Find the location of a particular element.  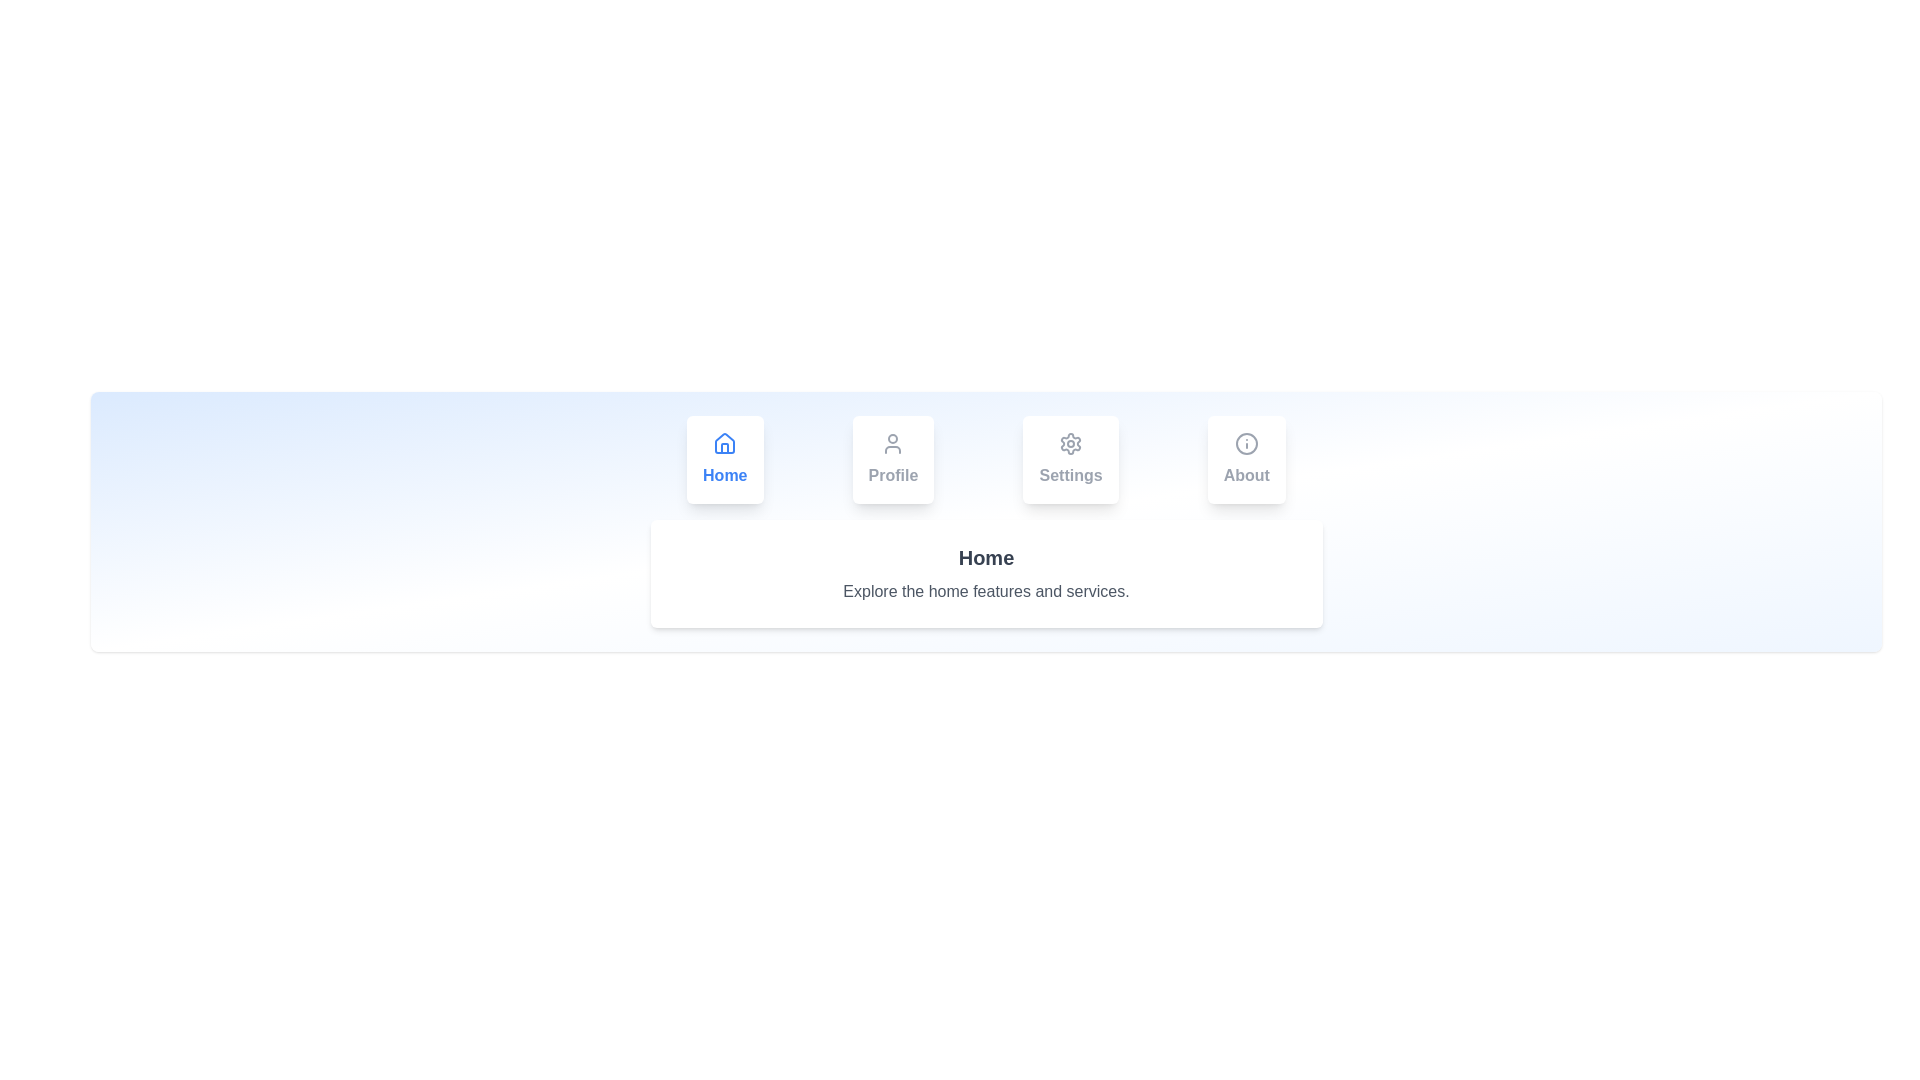

the About tab to switch content is located at coordinates (1245, 459).